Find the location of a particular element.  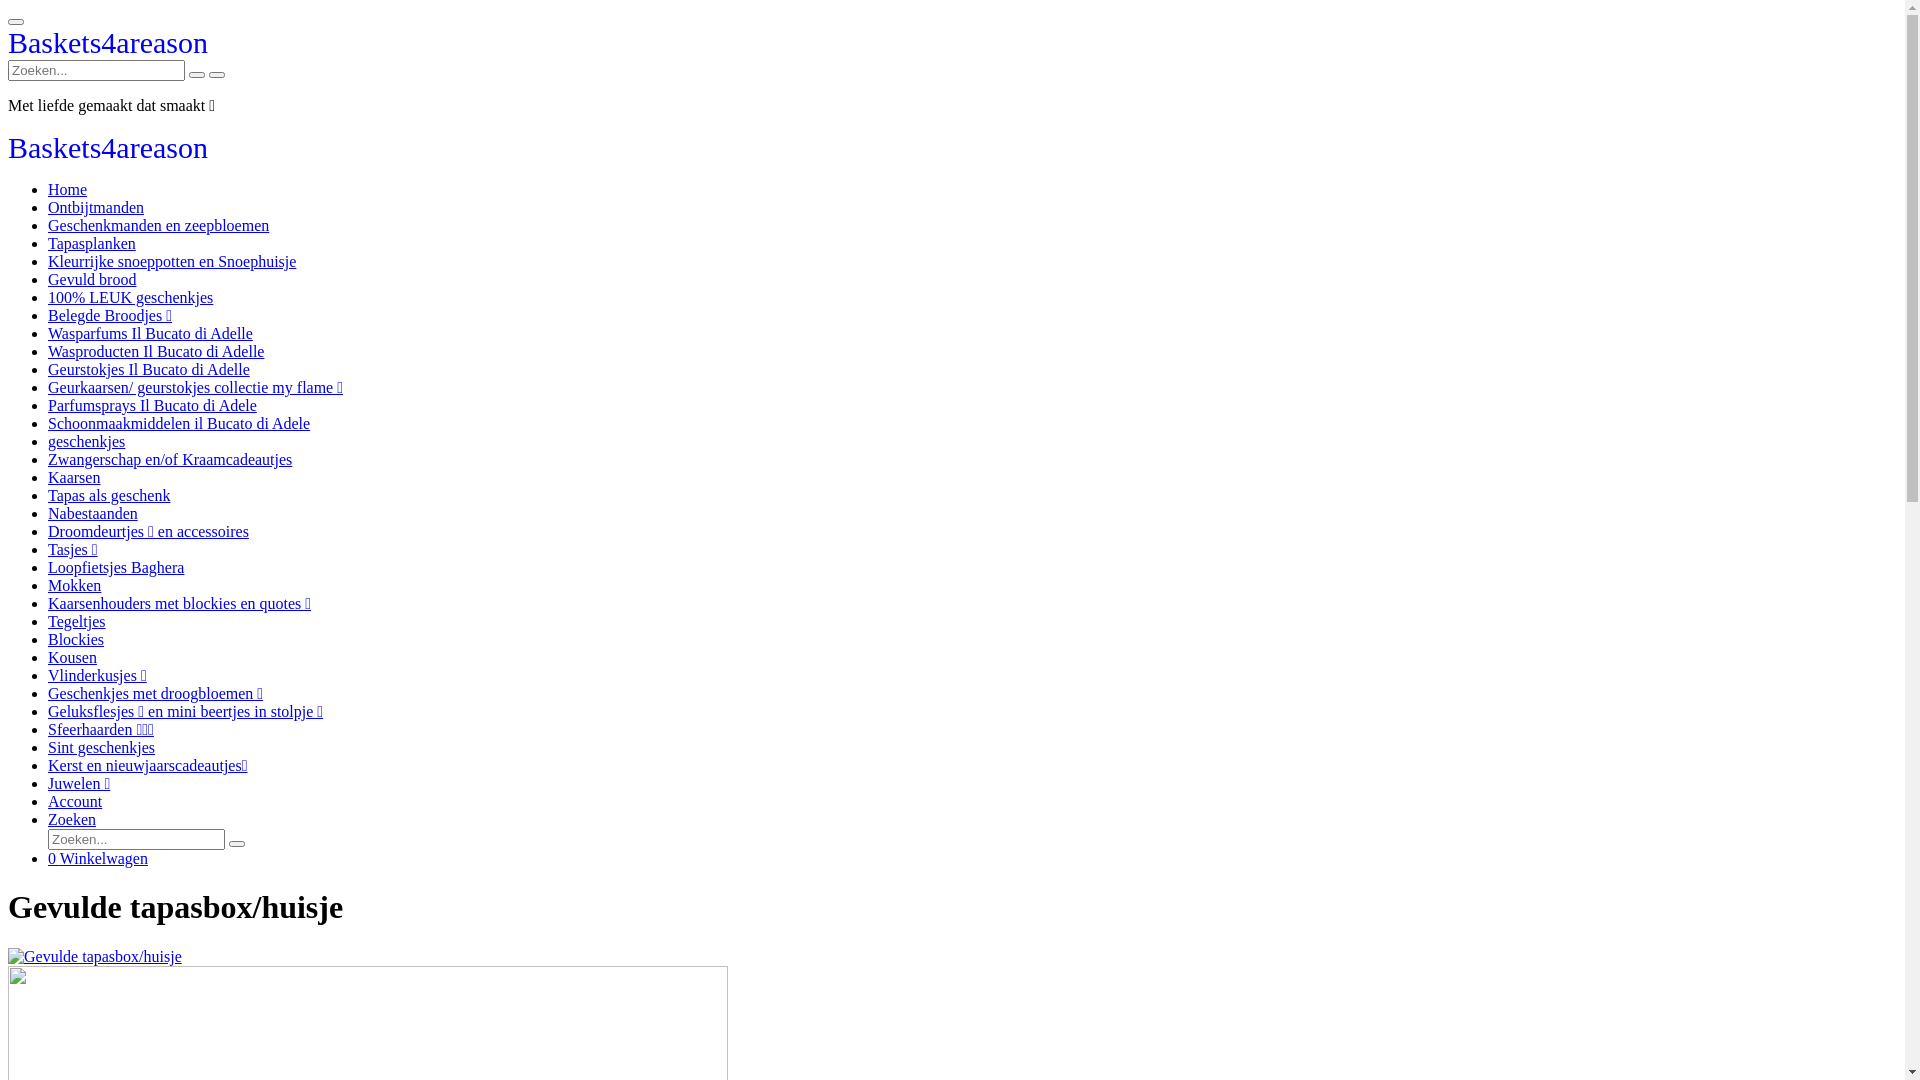

'Geschenkmanden en zeepbloemen' is located at coordinates (157, 225).